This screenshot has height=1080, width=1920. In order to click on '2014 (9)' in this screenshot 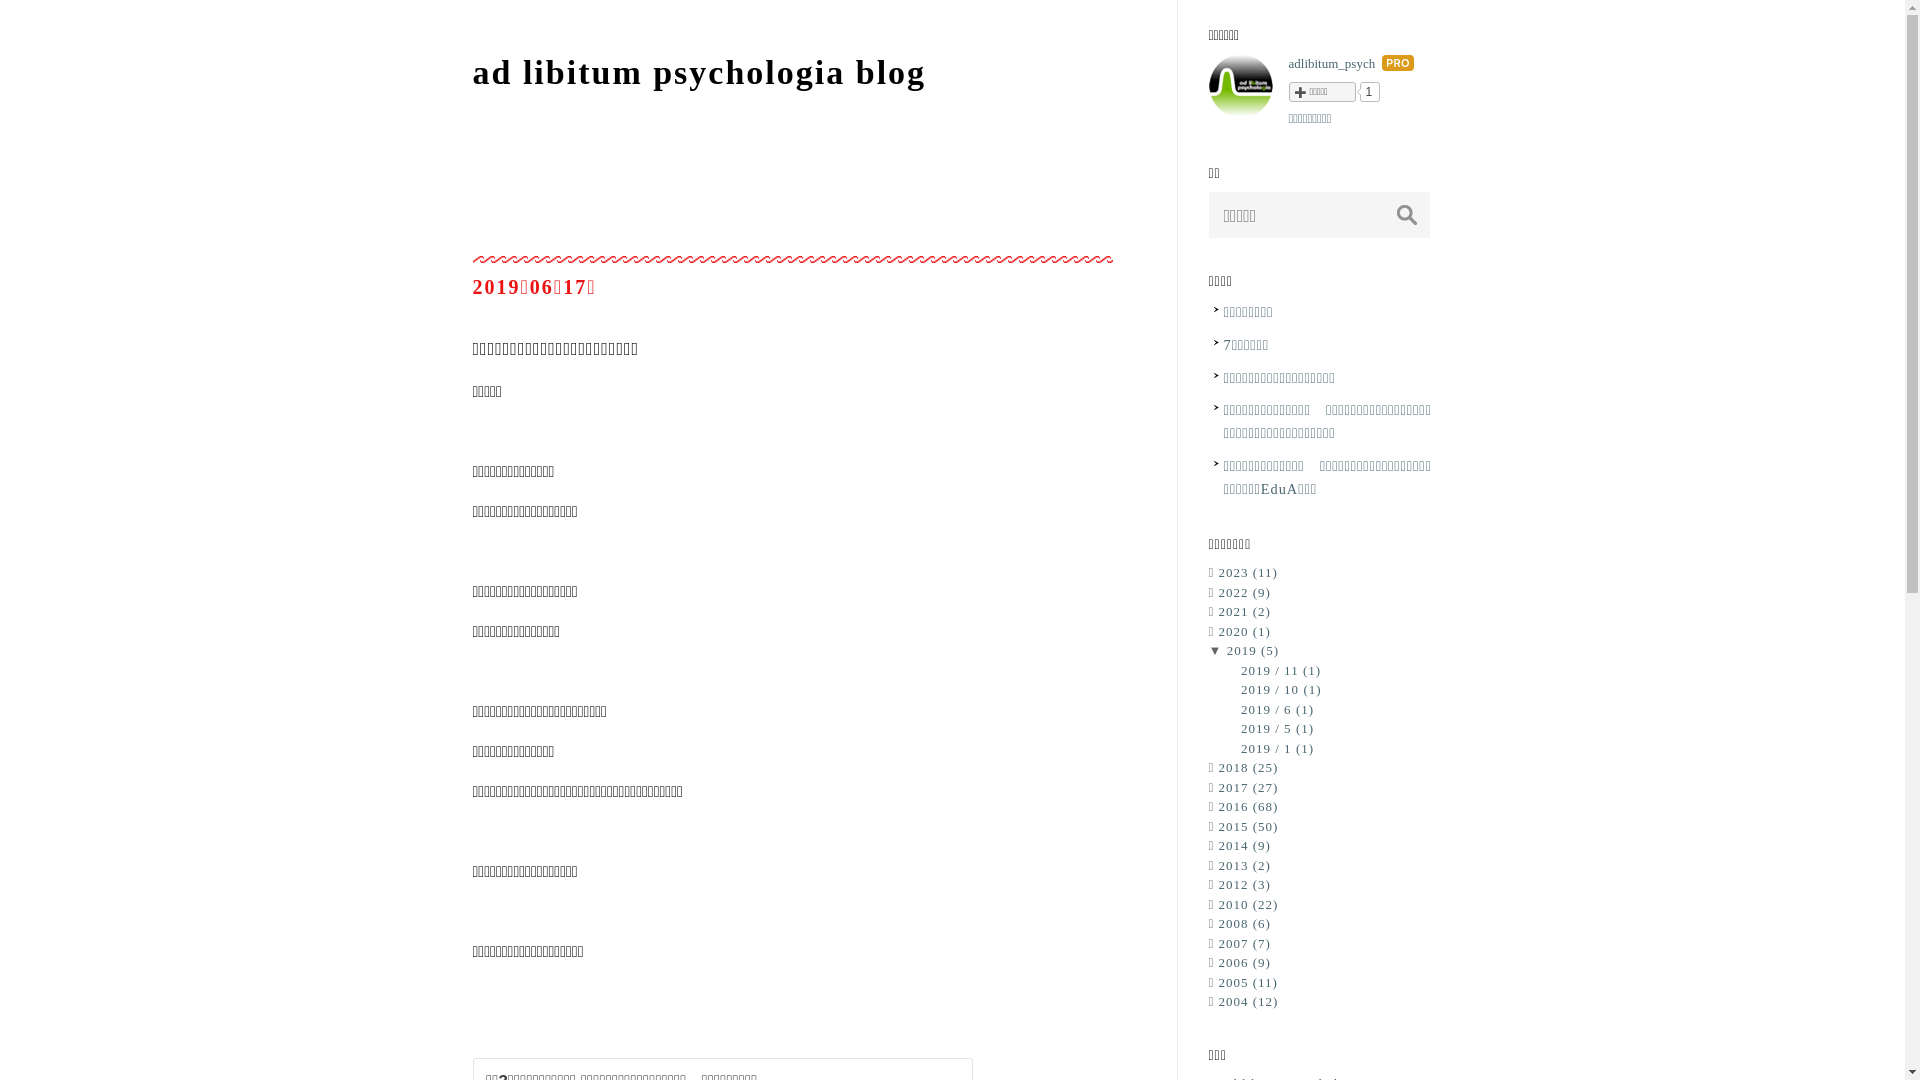, I will do `click(1242, 845)`.